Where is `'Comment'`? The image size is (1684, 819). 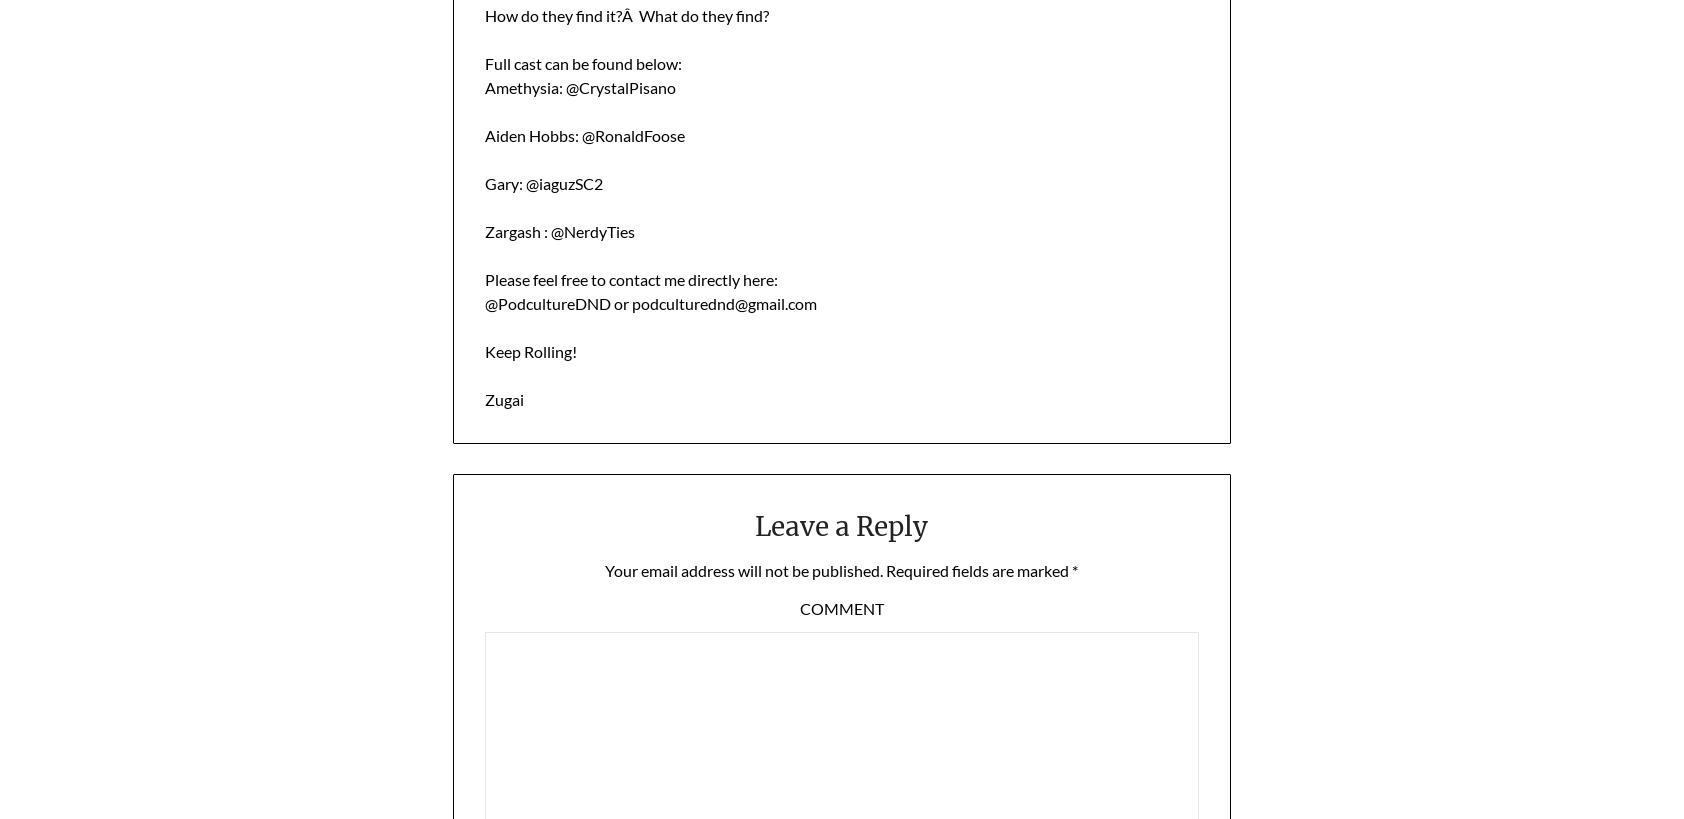
'Comment' is located at coordinates (840, 607).